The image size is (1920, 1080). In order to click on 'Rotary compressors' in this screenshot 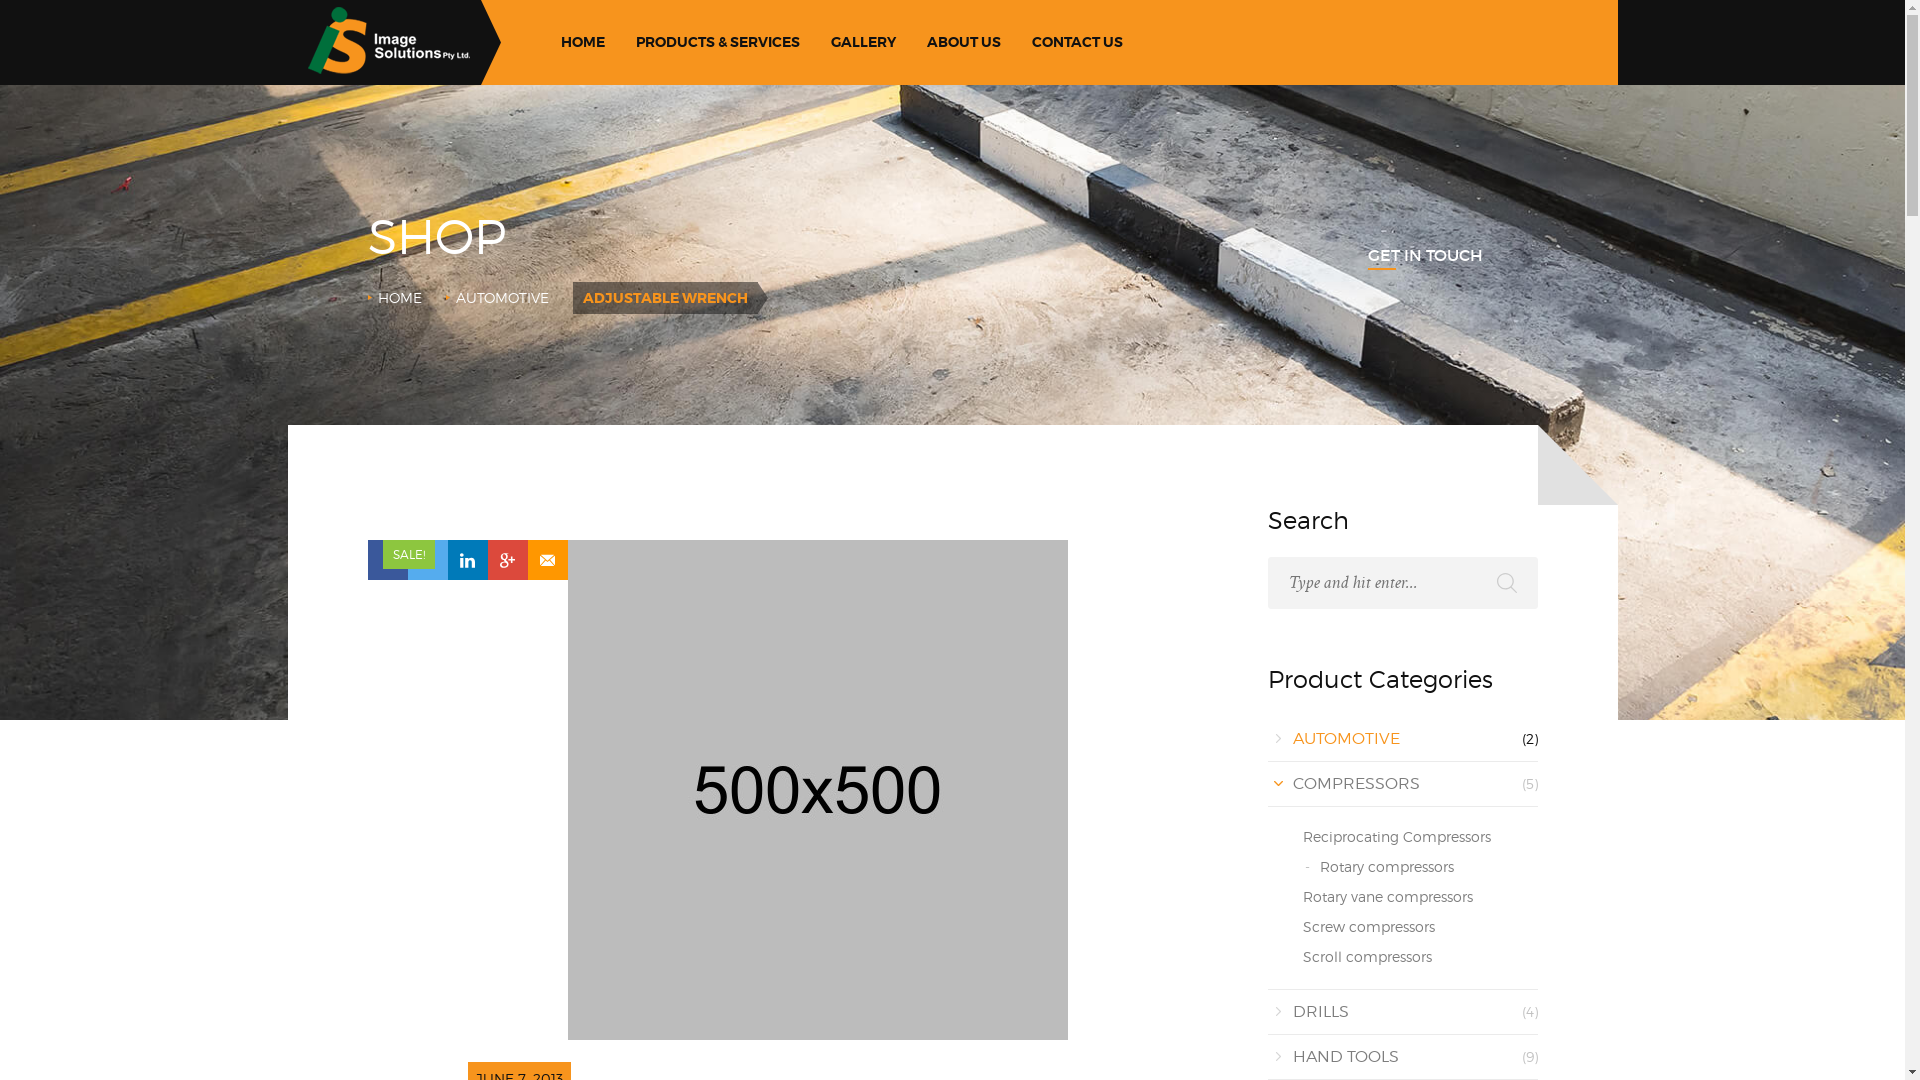, I will do `click(1386, 865)`.